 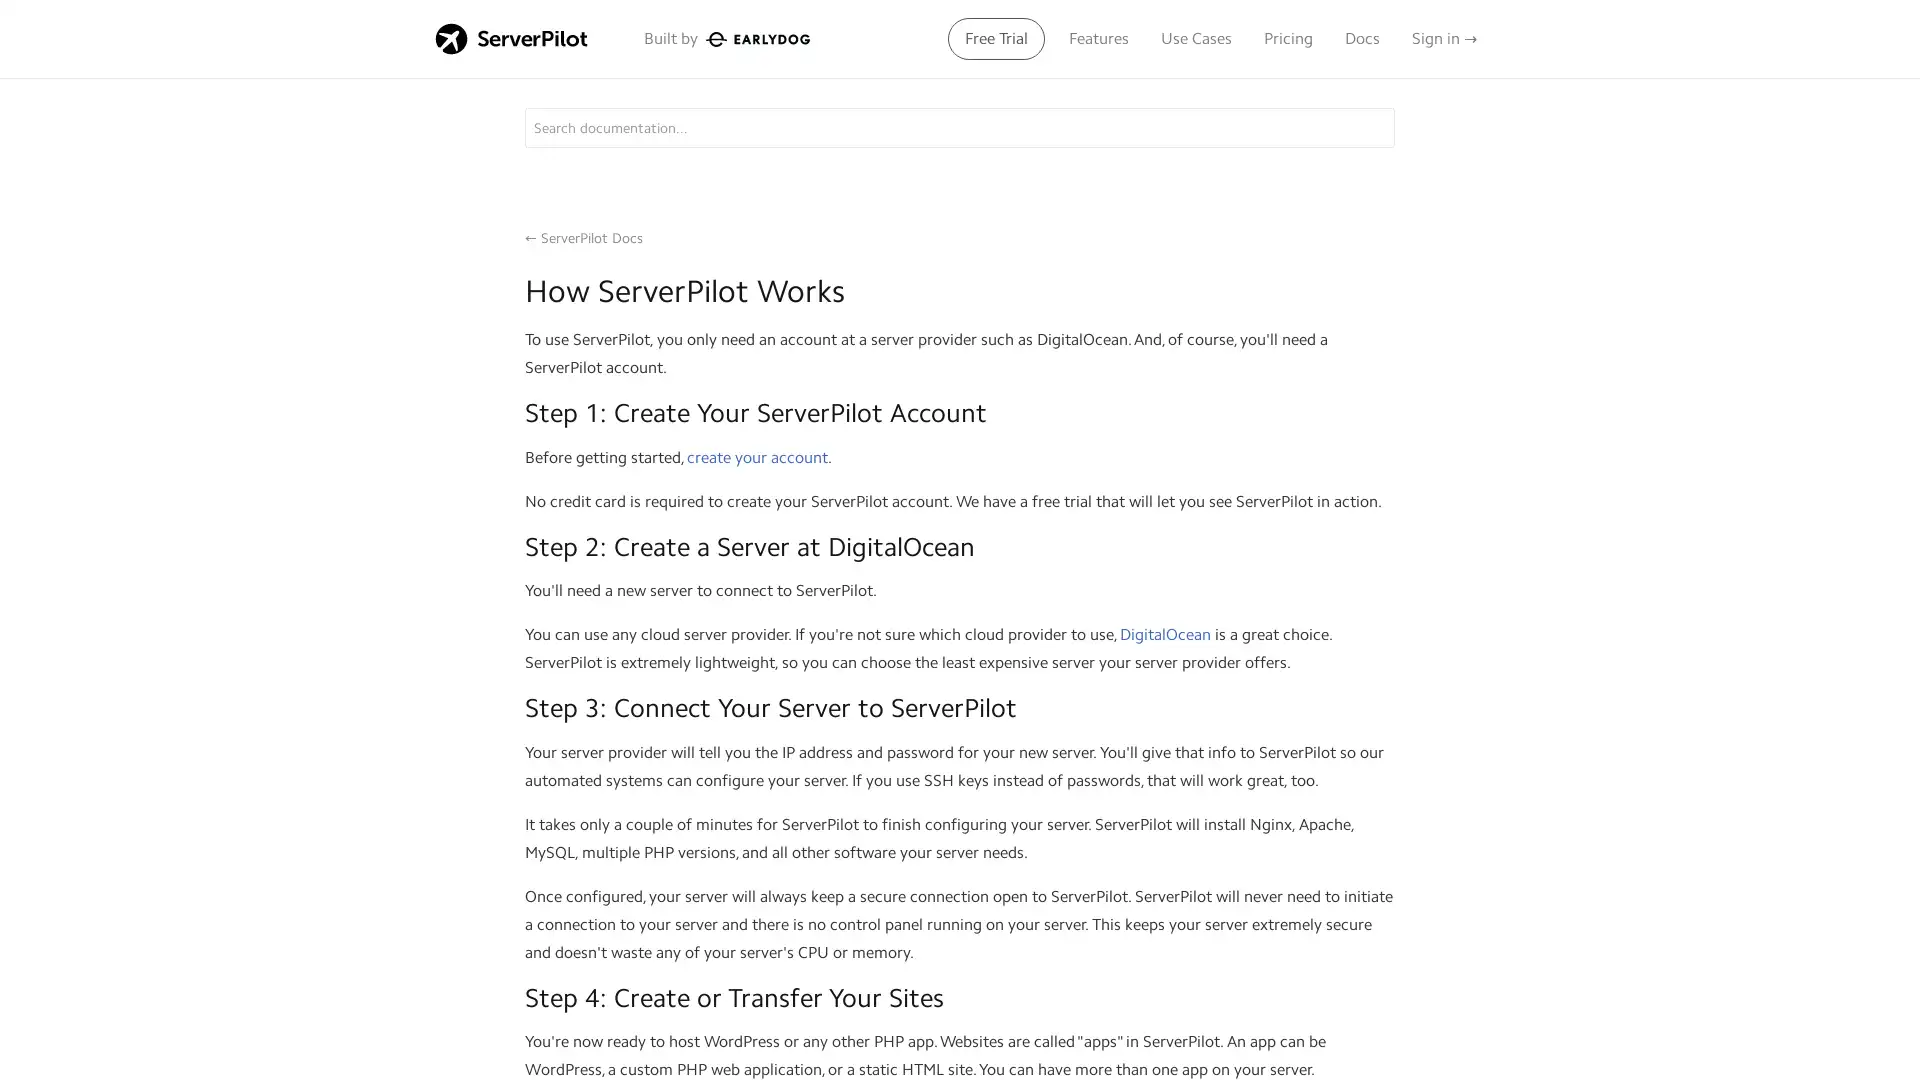 What do you see at coordinates (1444, 38) in the screenshot?
I see `Sign in` at bounding box center [1444, 38].